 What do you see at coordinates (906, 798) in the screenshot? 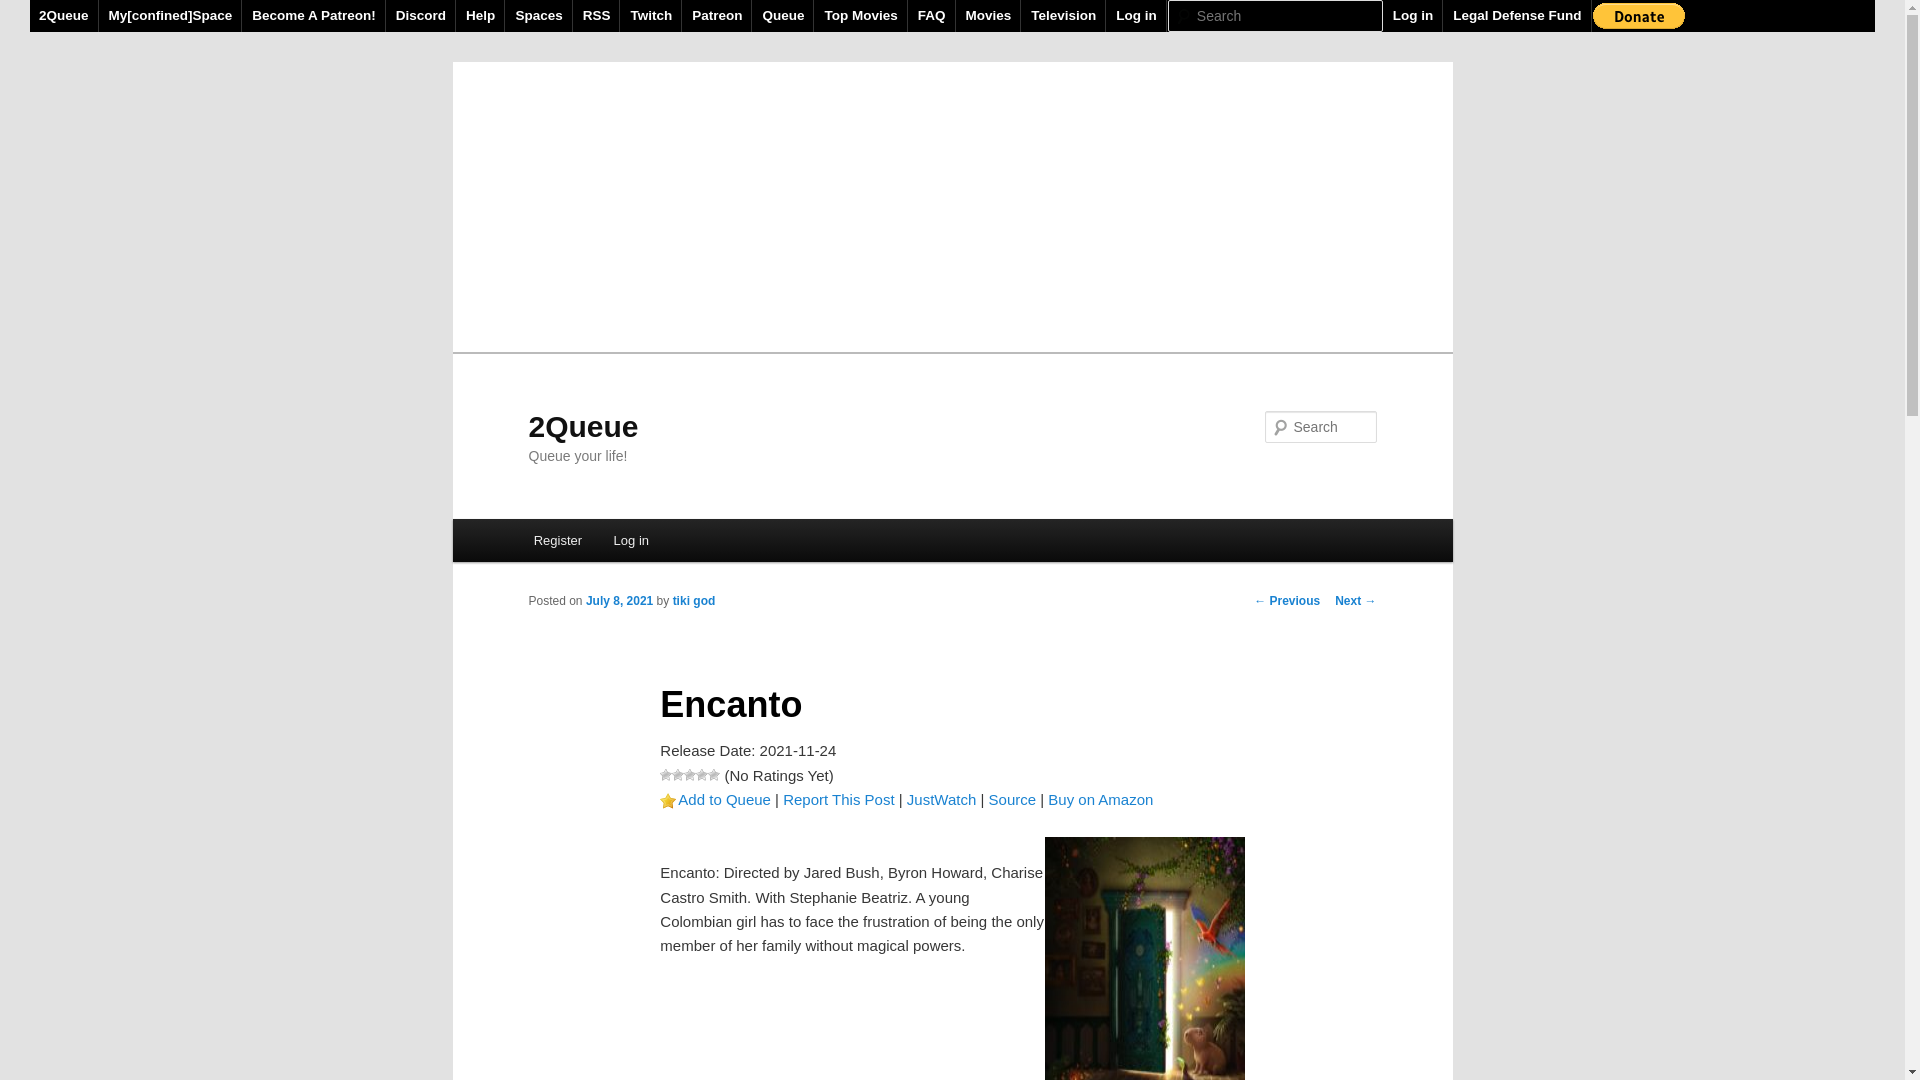
I see `'JustWatch'` at bounding box center [906, 798].